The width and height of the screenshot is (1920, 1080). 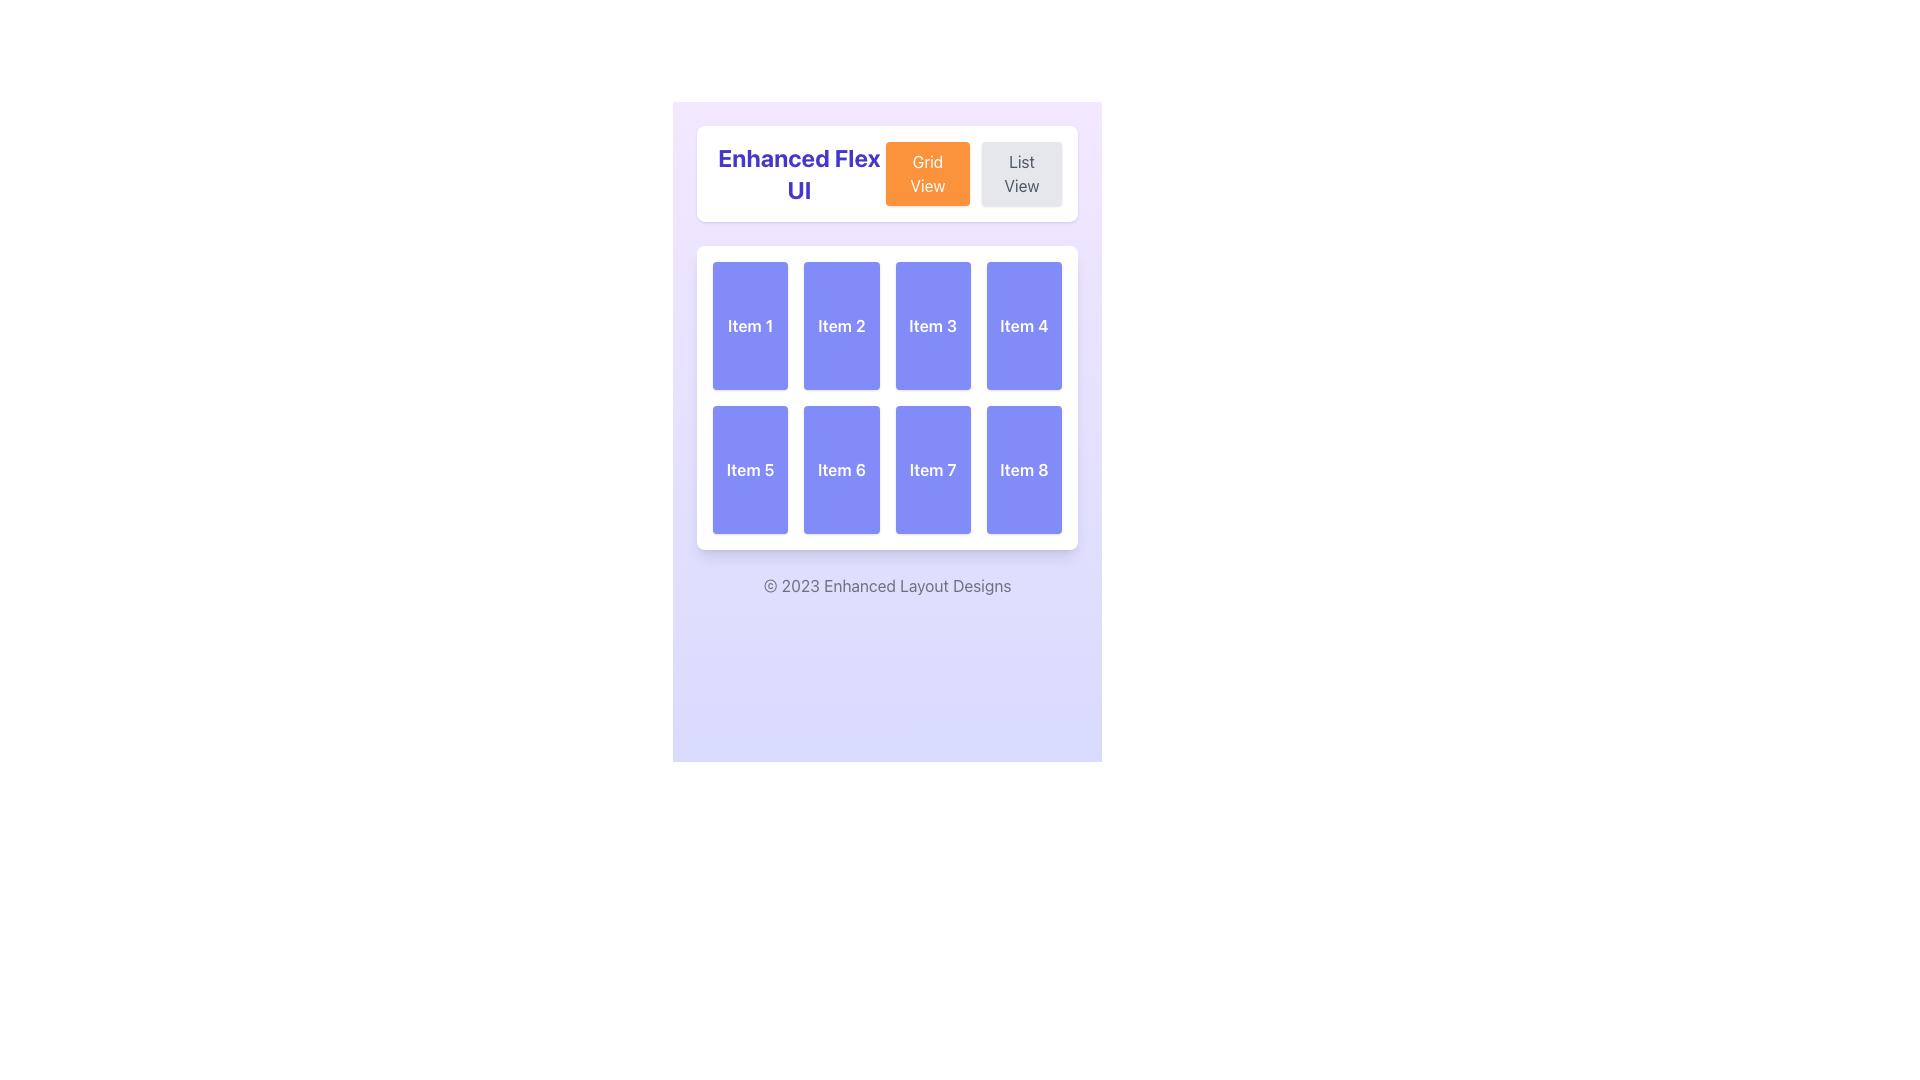 What do you see at coordinates (749, 470) in the screenshot?
I see `the fifth item in a 2-row, 4-column grid layout, which is a static display component containing textual content` at bounding box center [749, 470].